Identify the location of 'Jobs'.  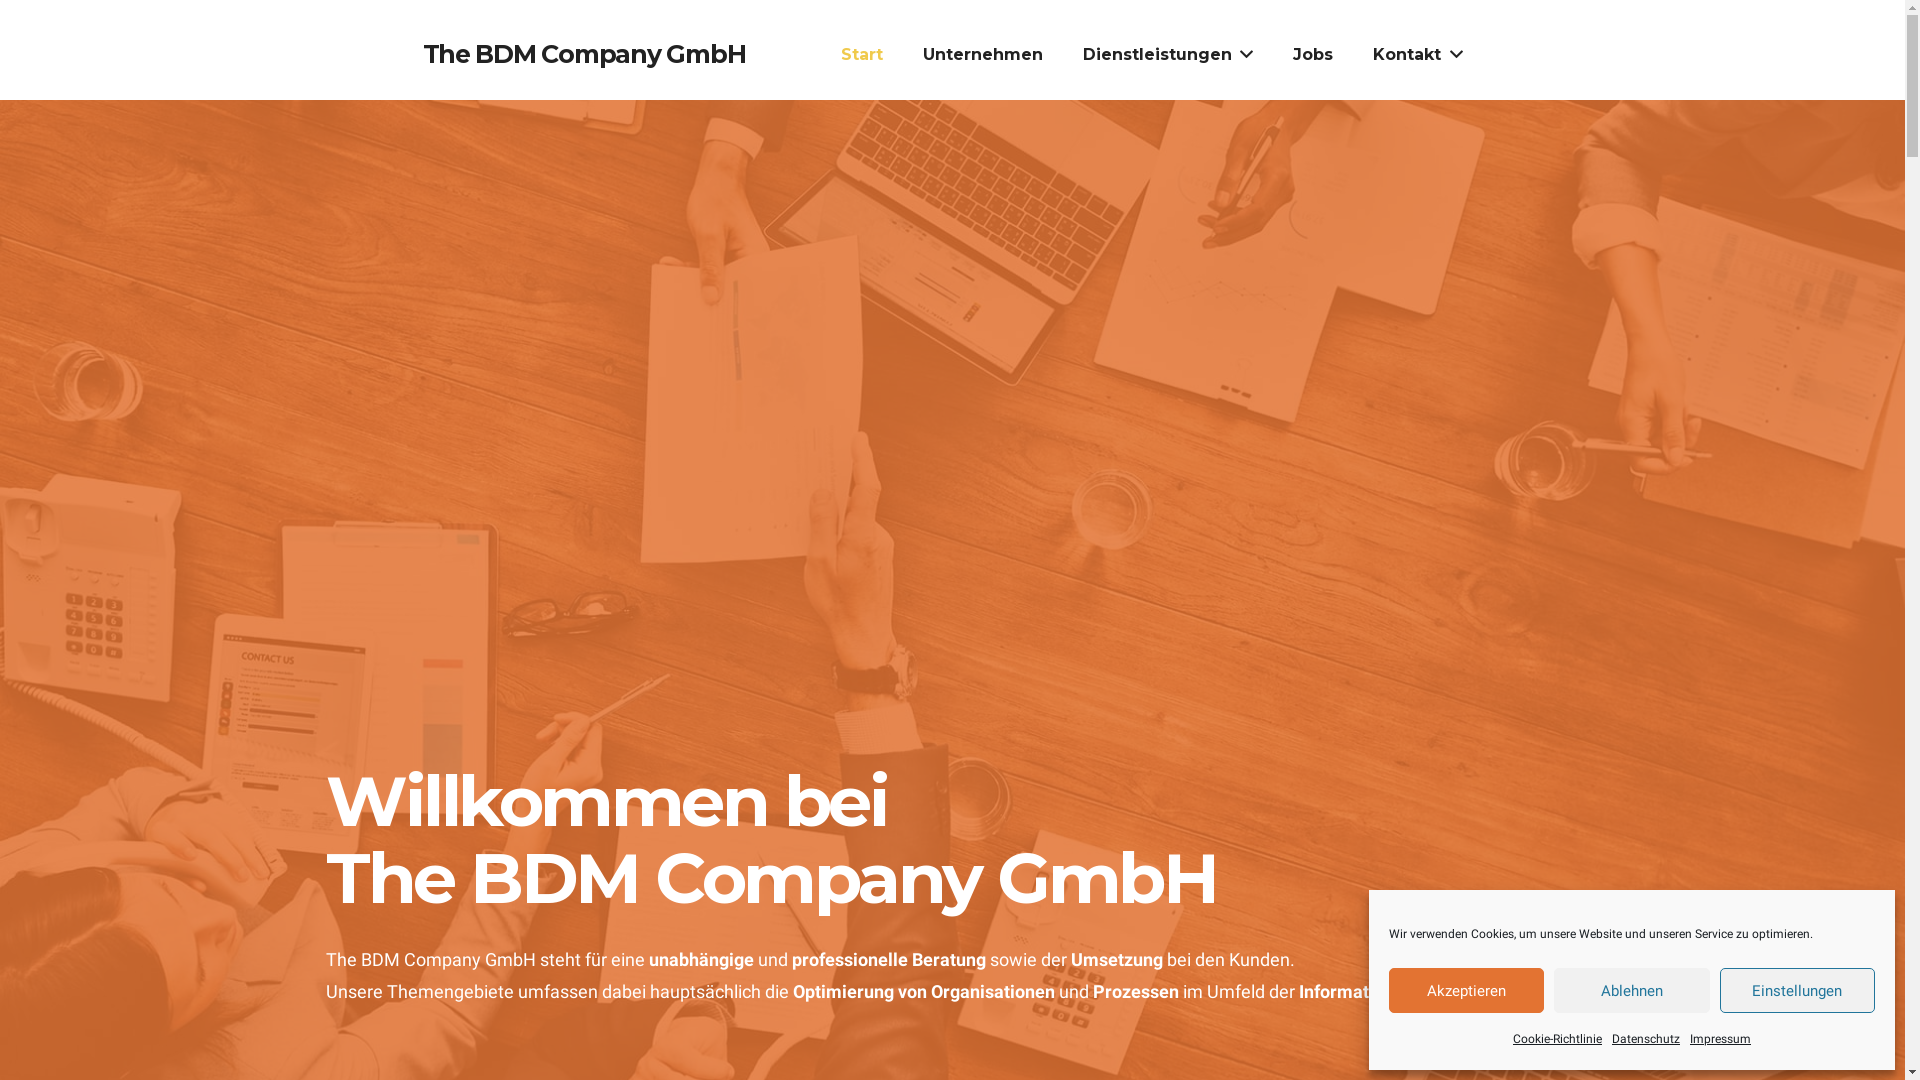
(1271, 53).